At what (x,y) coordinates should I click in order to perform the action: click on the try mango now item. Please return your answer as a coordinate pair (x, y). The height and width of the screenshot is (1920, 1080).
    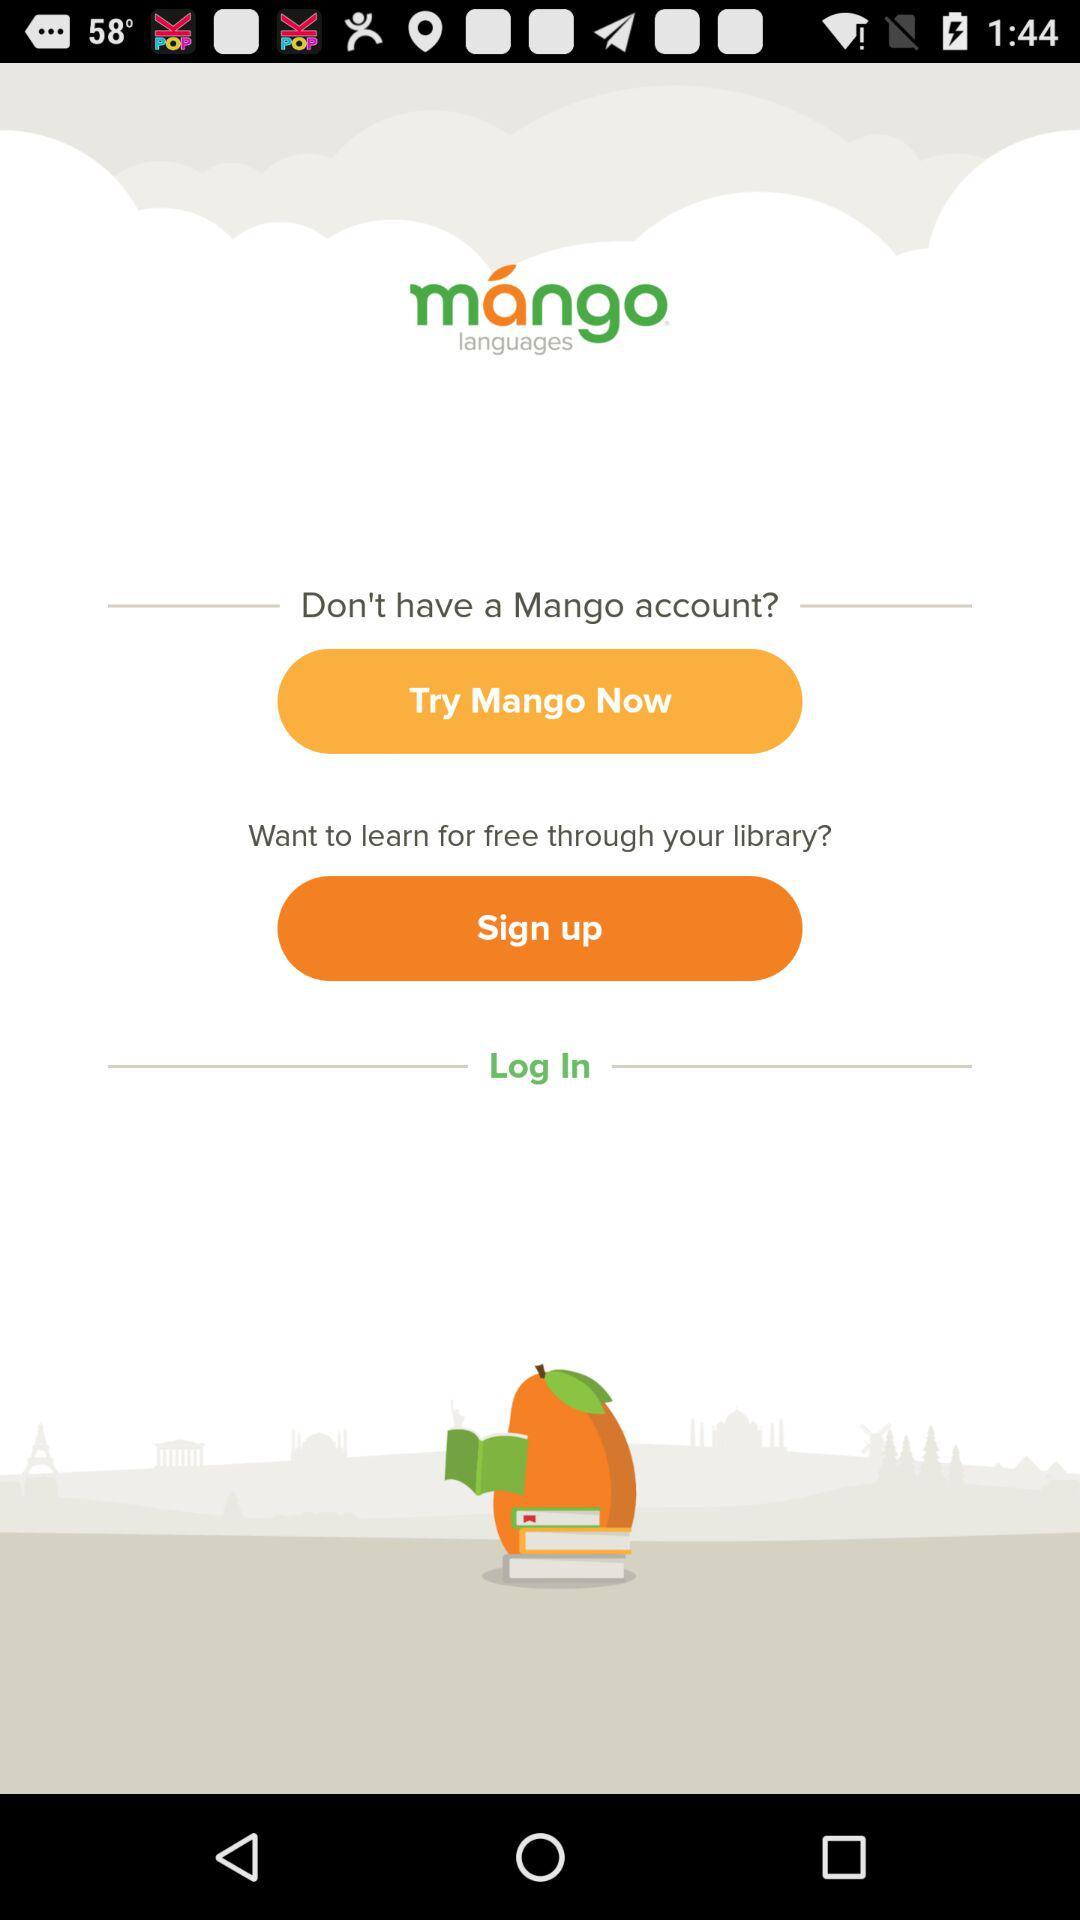
    Looking at the image, I should click on (540, 701).